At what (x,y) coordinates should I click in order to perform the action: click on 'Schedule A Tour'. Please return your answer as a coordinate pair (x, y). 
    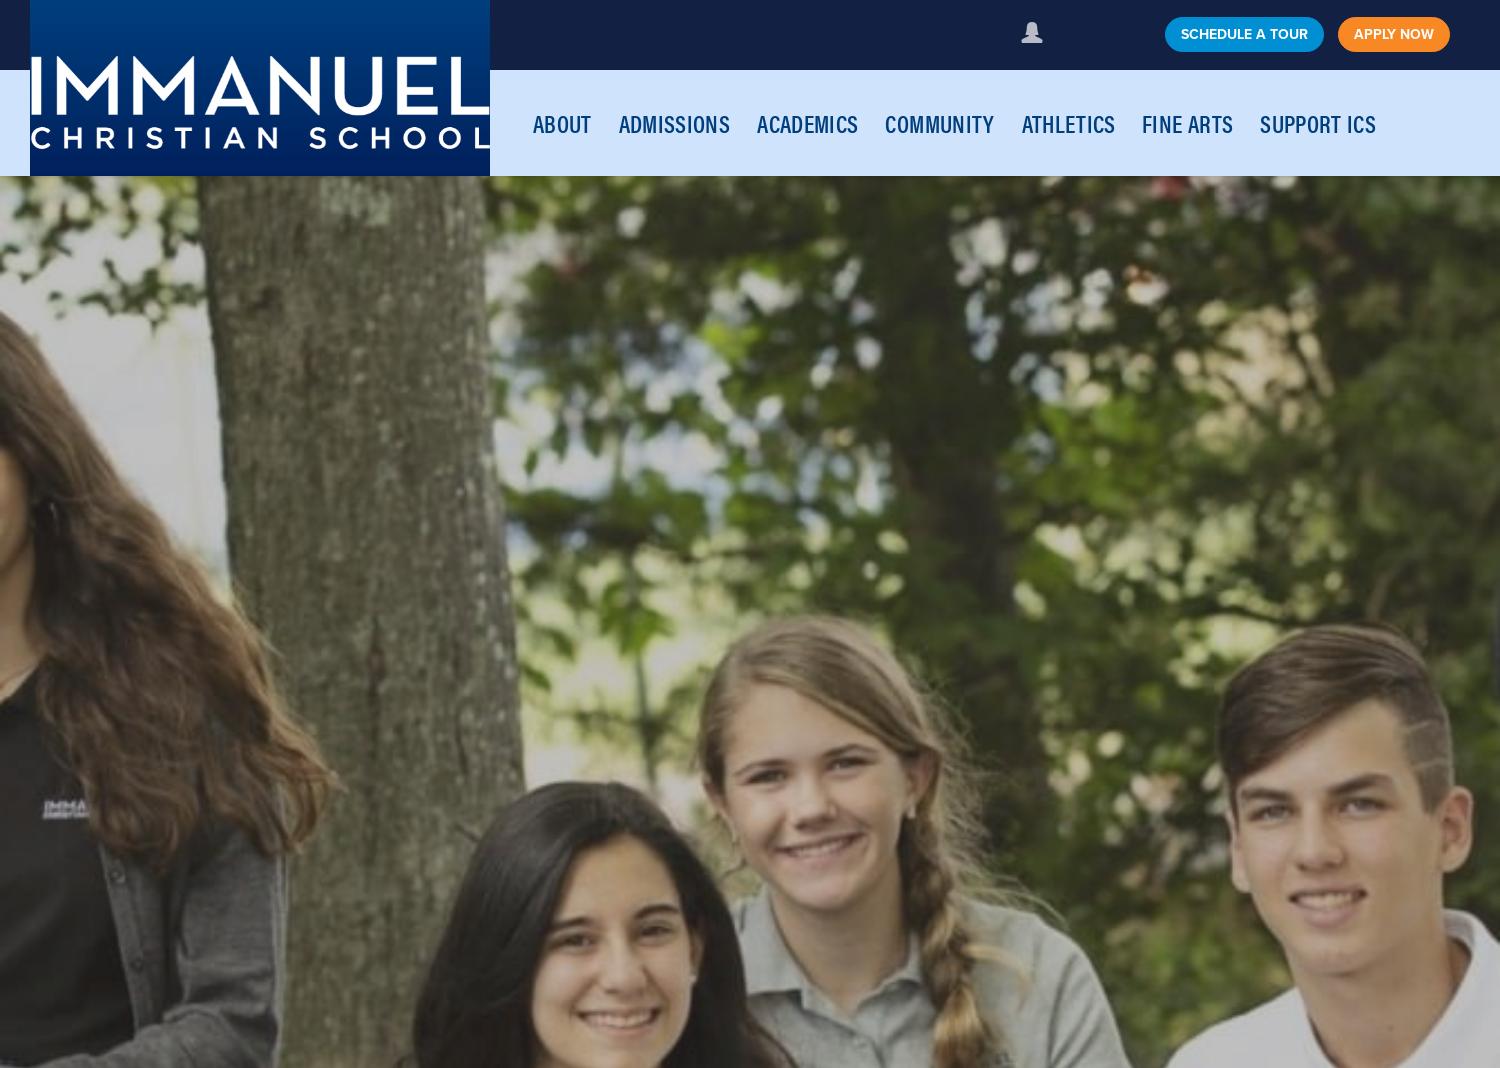
    Looking at the image, I should click on (1243, 32).